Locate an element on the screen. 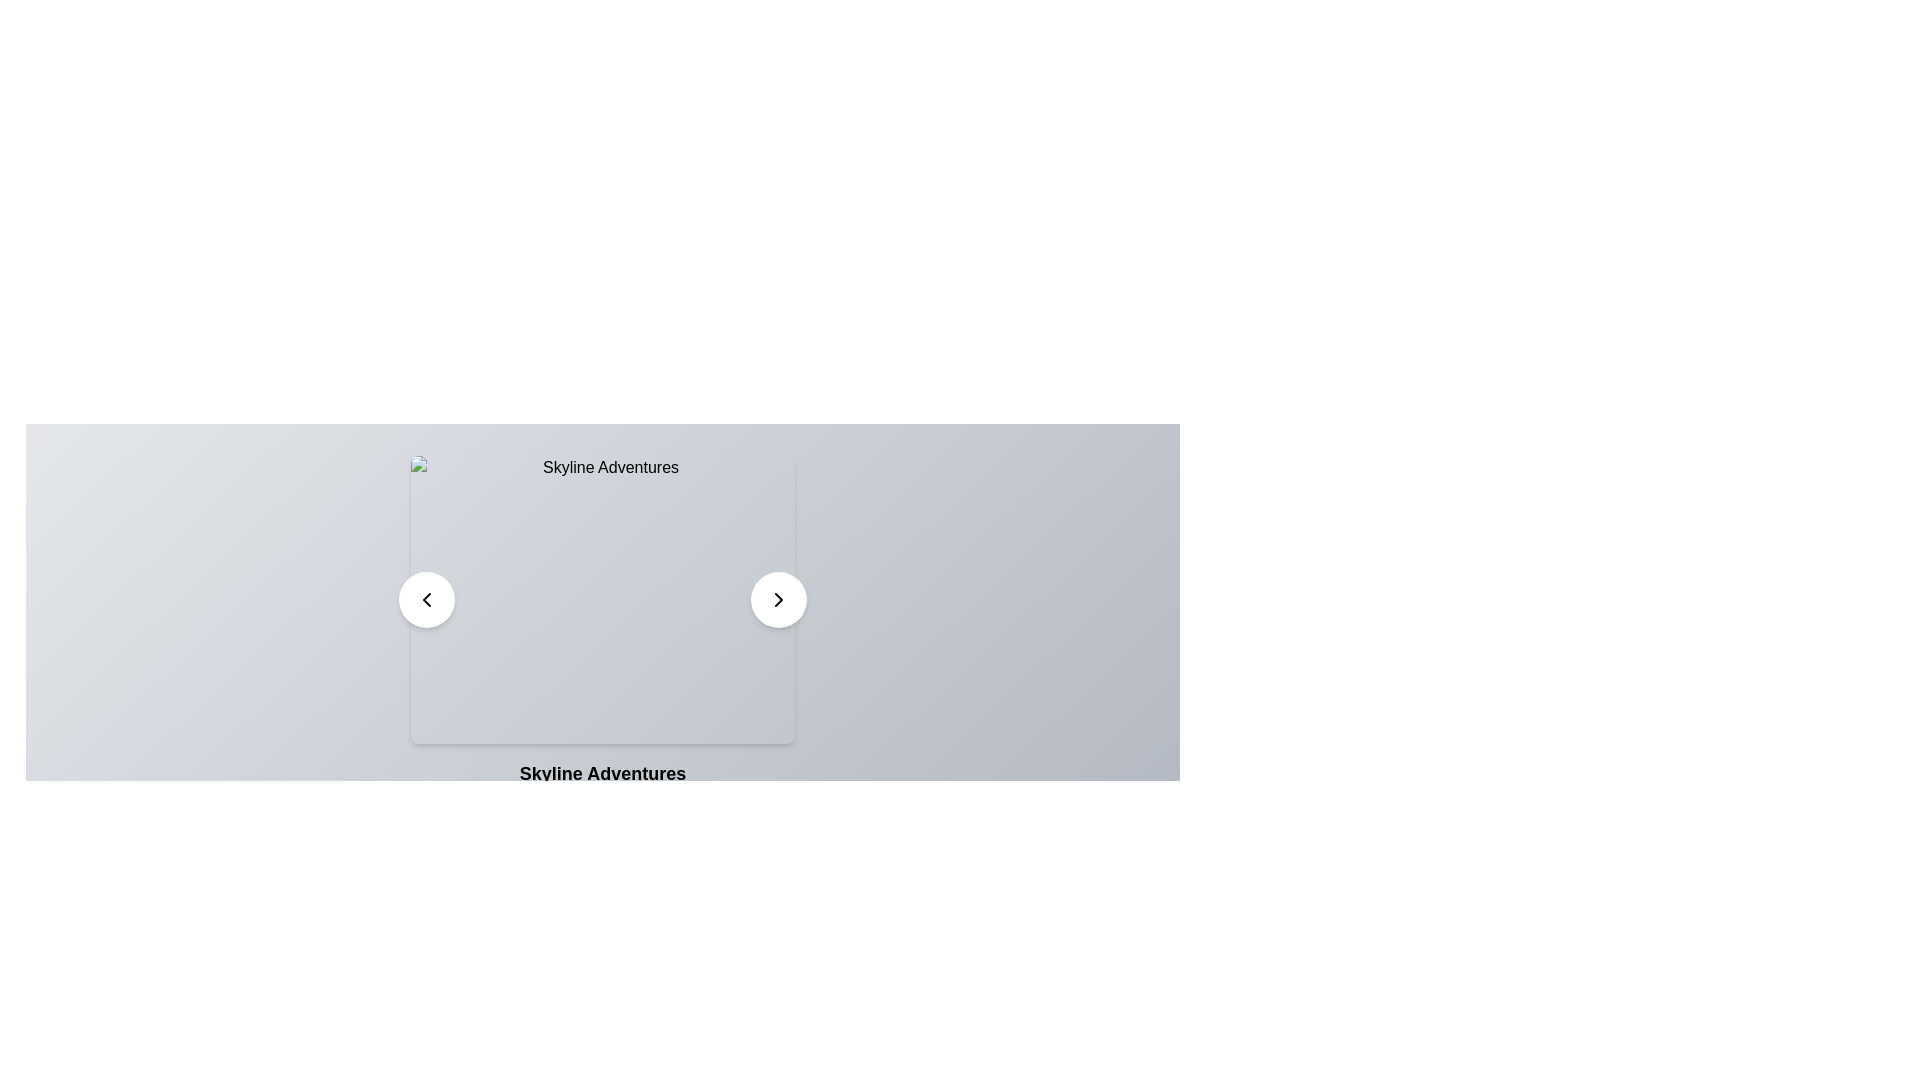 The image size is (1920, 1080). the centrally positioned image display element that depicts 'Skyline Adventures' with rounded corners and a shadow effect is located at coordinates (602, 599).